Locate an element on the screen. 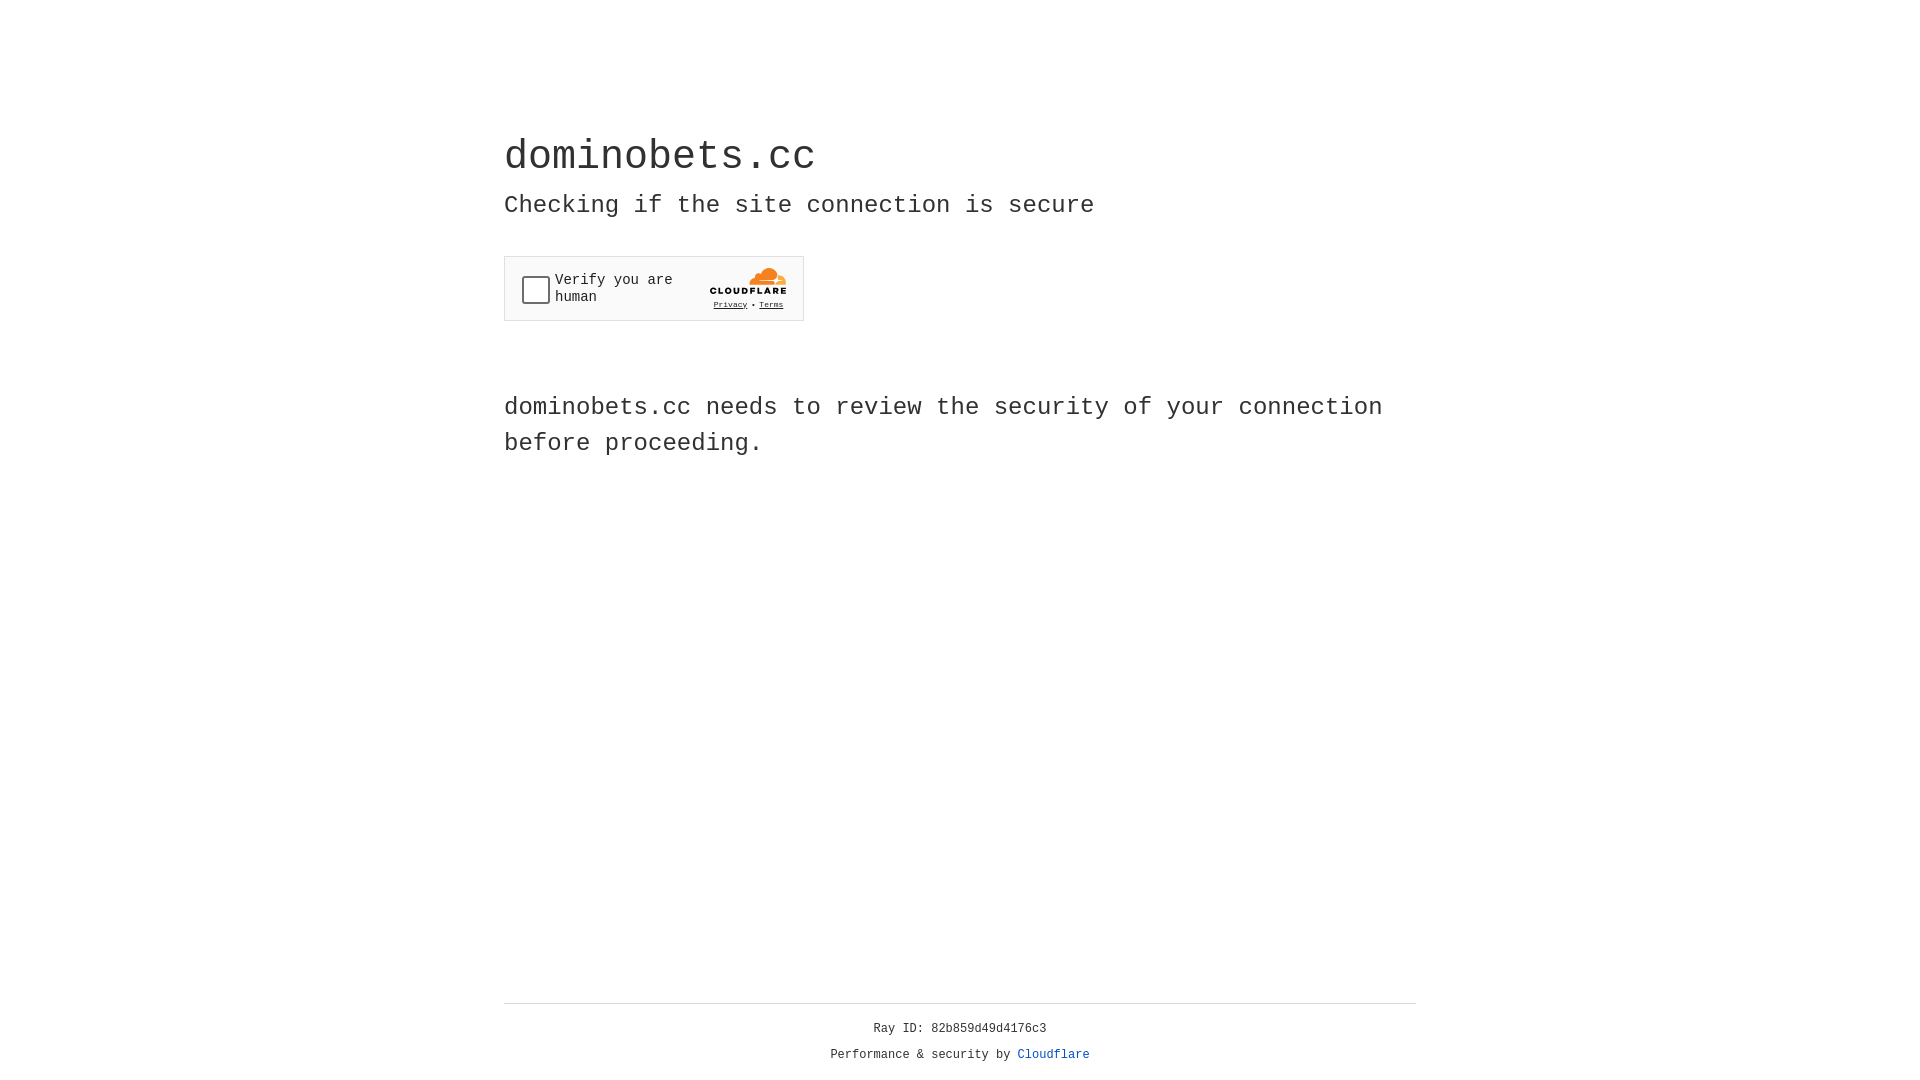 The image size is (1920, 1080). 'Widget containing a Cloudflare security challenge' is located at coordinates (653, 288).